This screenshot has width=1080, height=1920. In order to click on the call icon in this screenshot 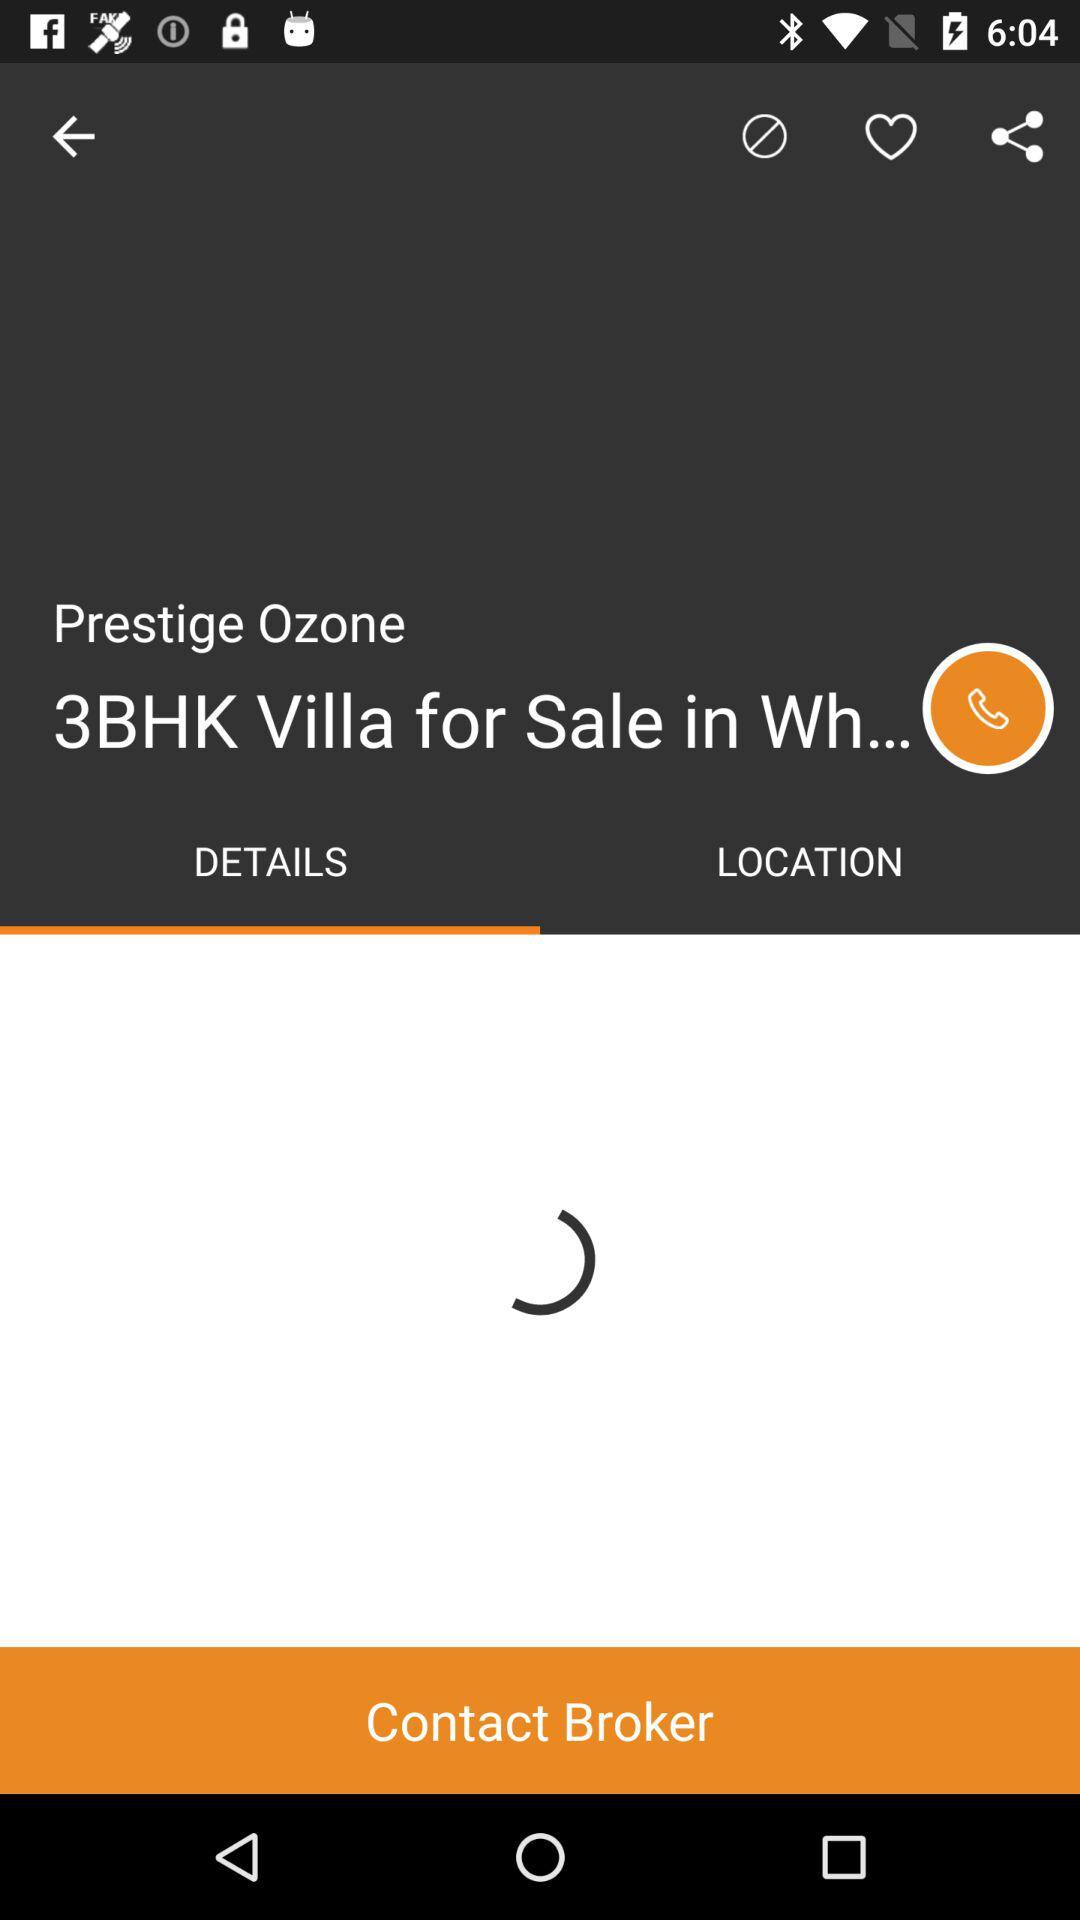, I will do `click(987, 708)`.